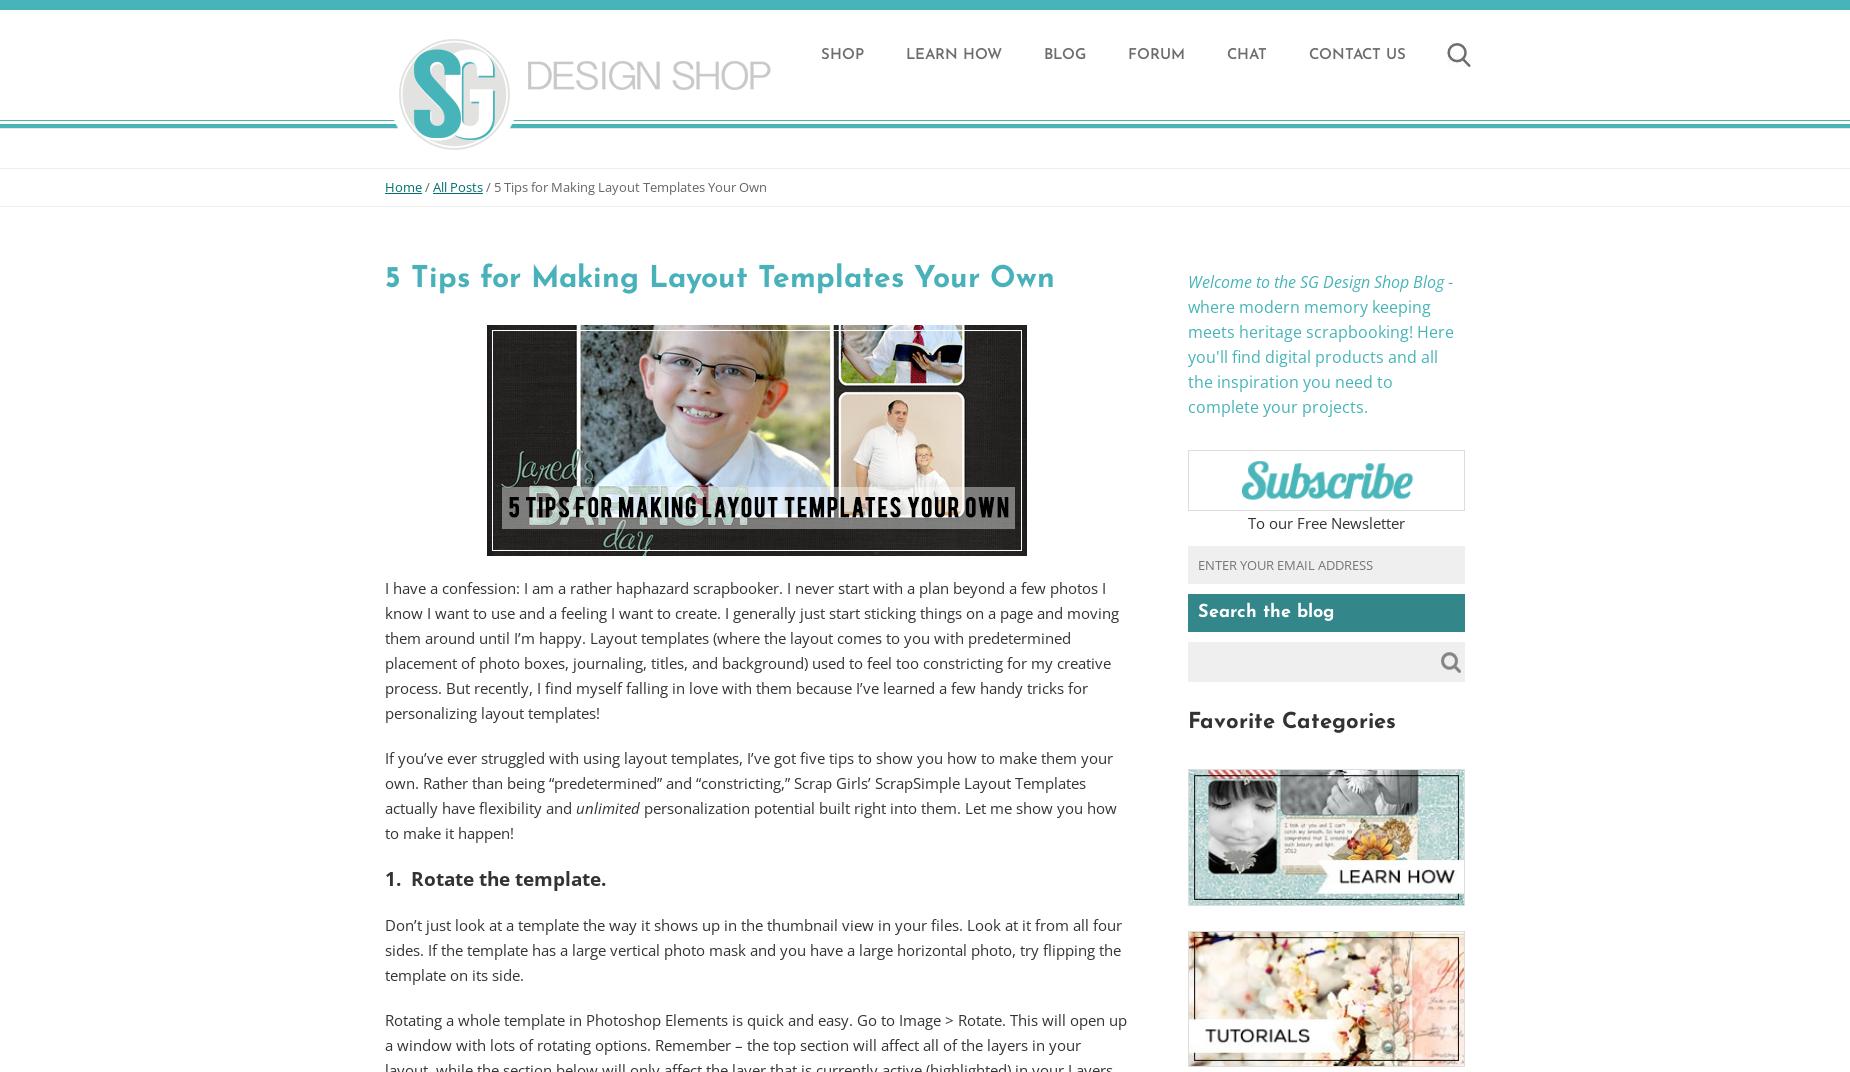 Image resolution: width=1850 pixels, height=1072 pixels. What do you see at coordinates (1264, 612) in the screenshot?
I see `'Search the blog'` at bounding box center [1264, 612].